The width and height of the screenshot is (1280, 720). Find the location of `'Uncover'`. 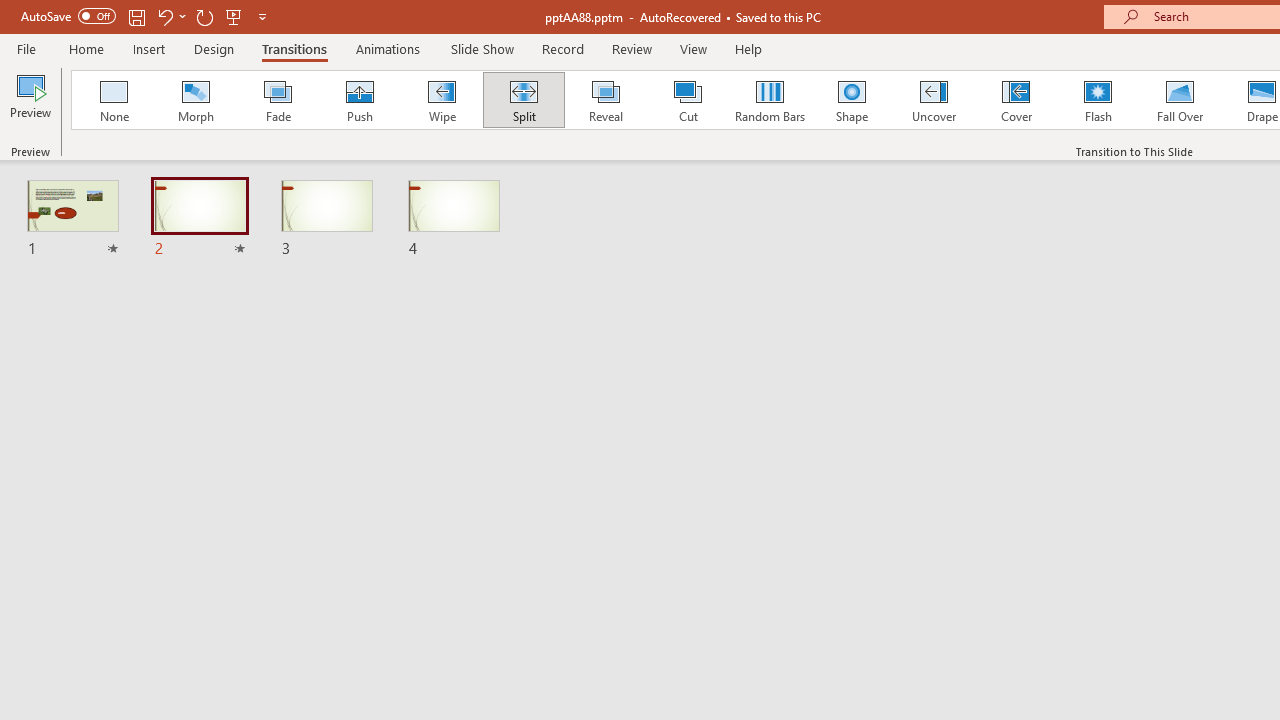

'Uncover' is located at coordinates (933, 100).